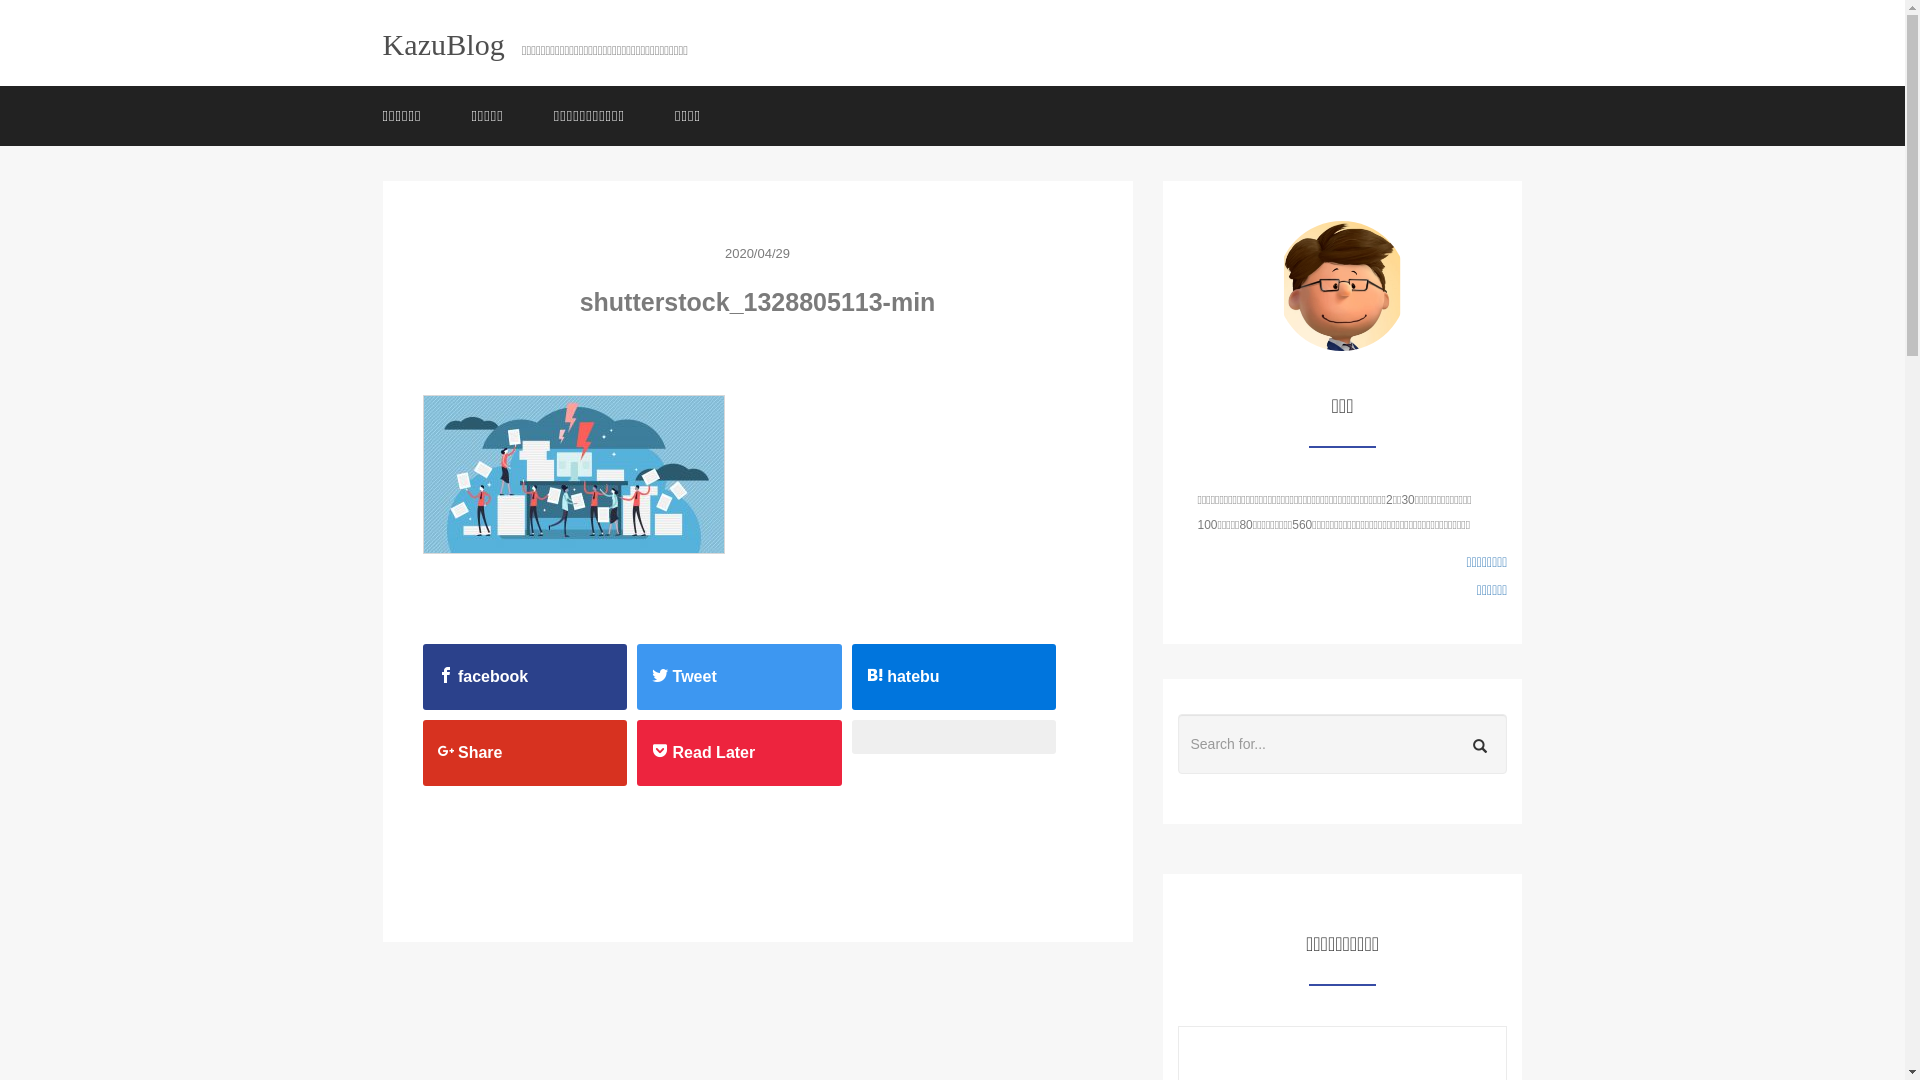 The image size is (1920, 1080). I want to click on 'Read Later', so click(738, 752).